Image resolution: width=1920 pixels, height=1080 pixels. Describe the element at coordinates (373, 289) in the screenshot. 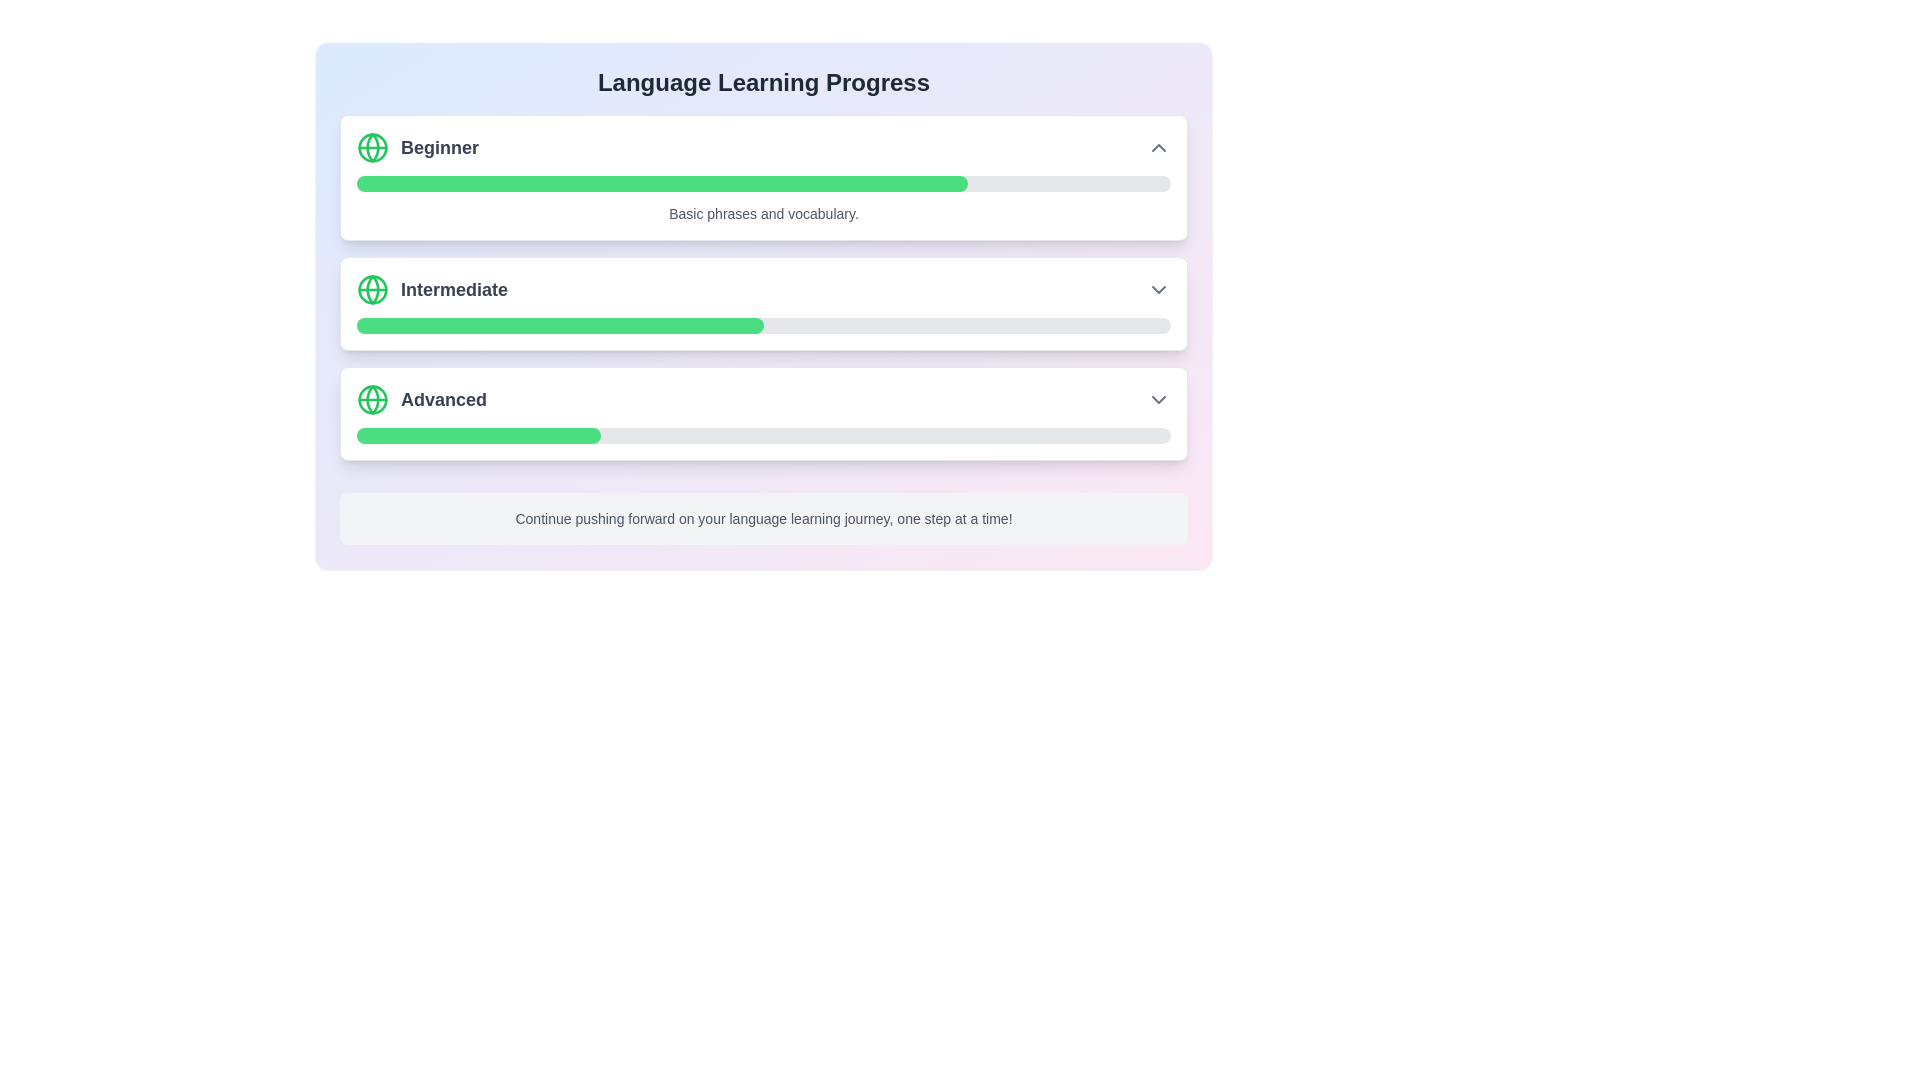

I see `the green globe icon located in the 'Intermediate' section, which is positioned to the left of the 'Intermediate' text` at that location.